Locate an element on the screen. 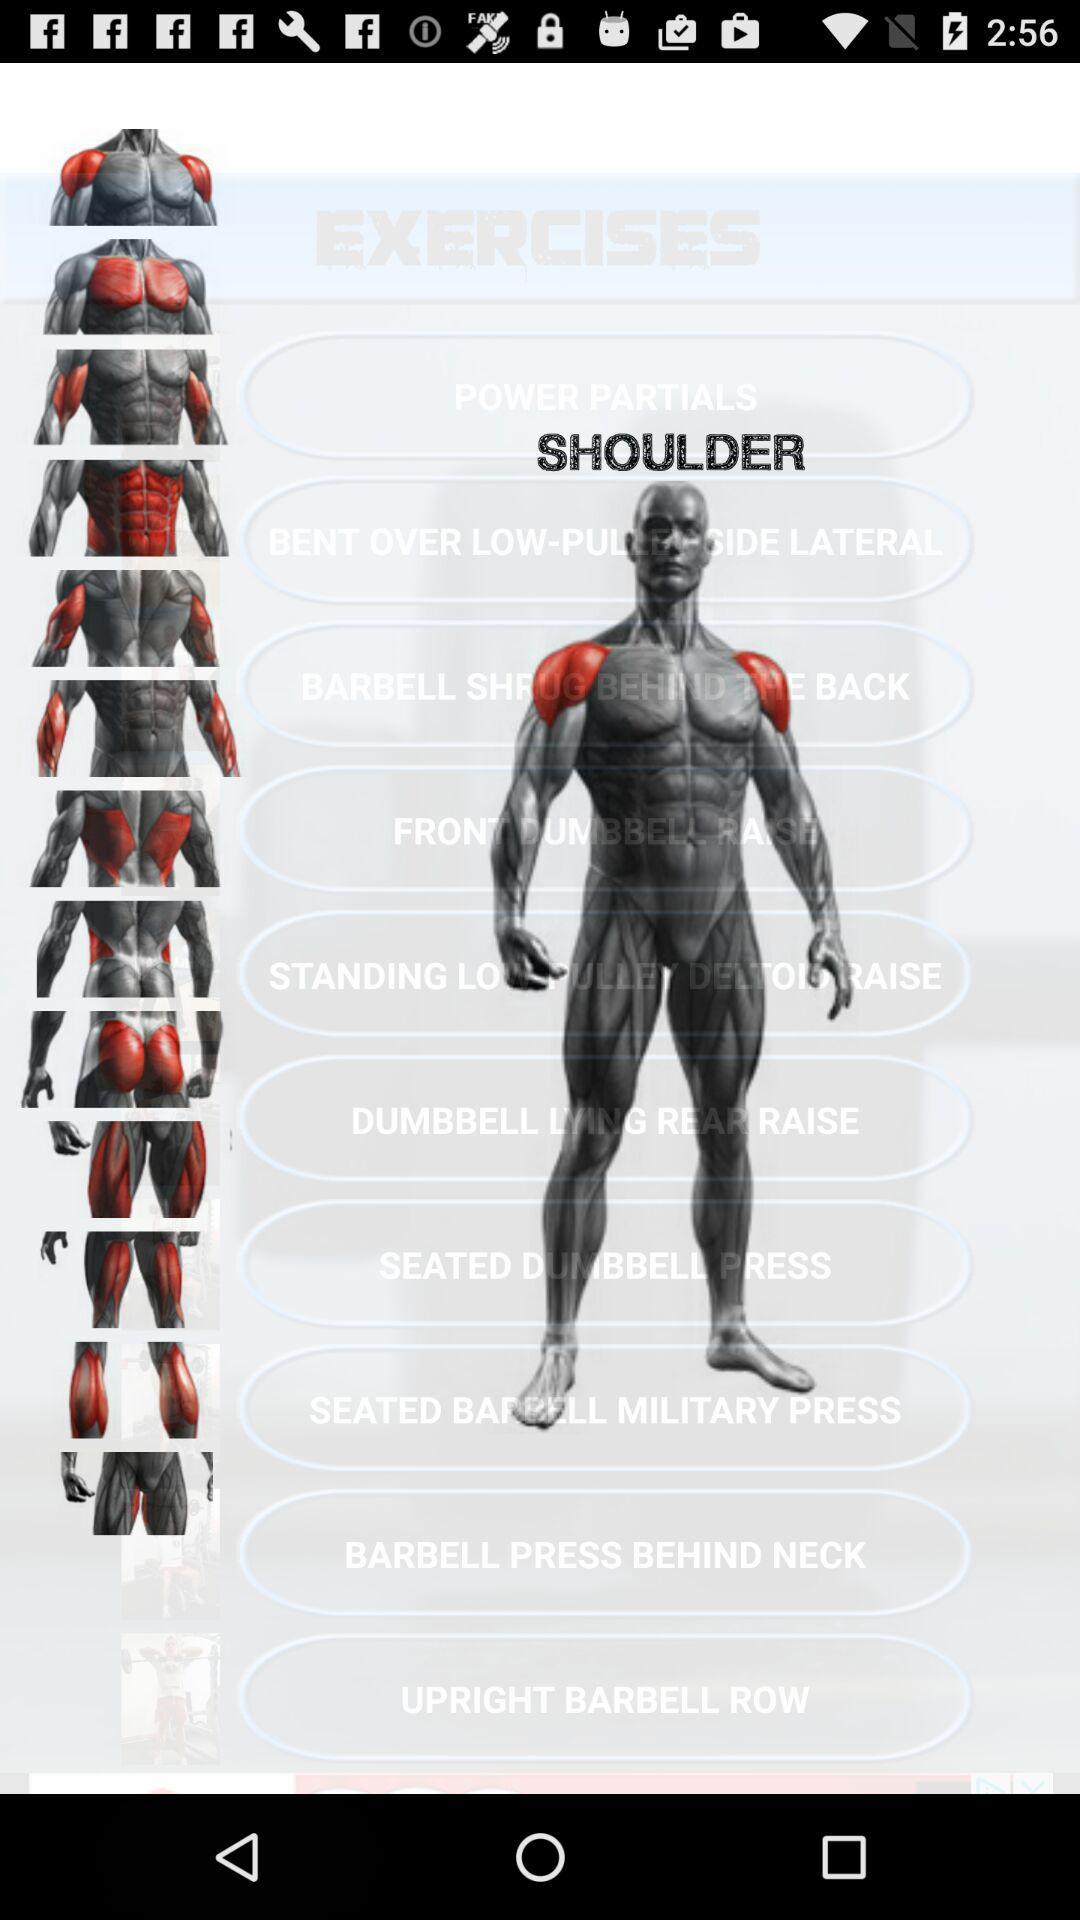 The image size is (1080, 1920). triceps muscle is located at coordinates (131, 610).